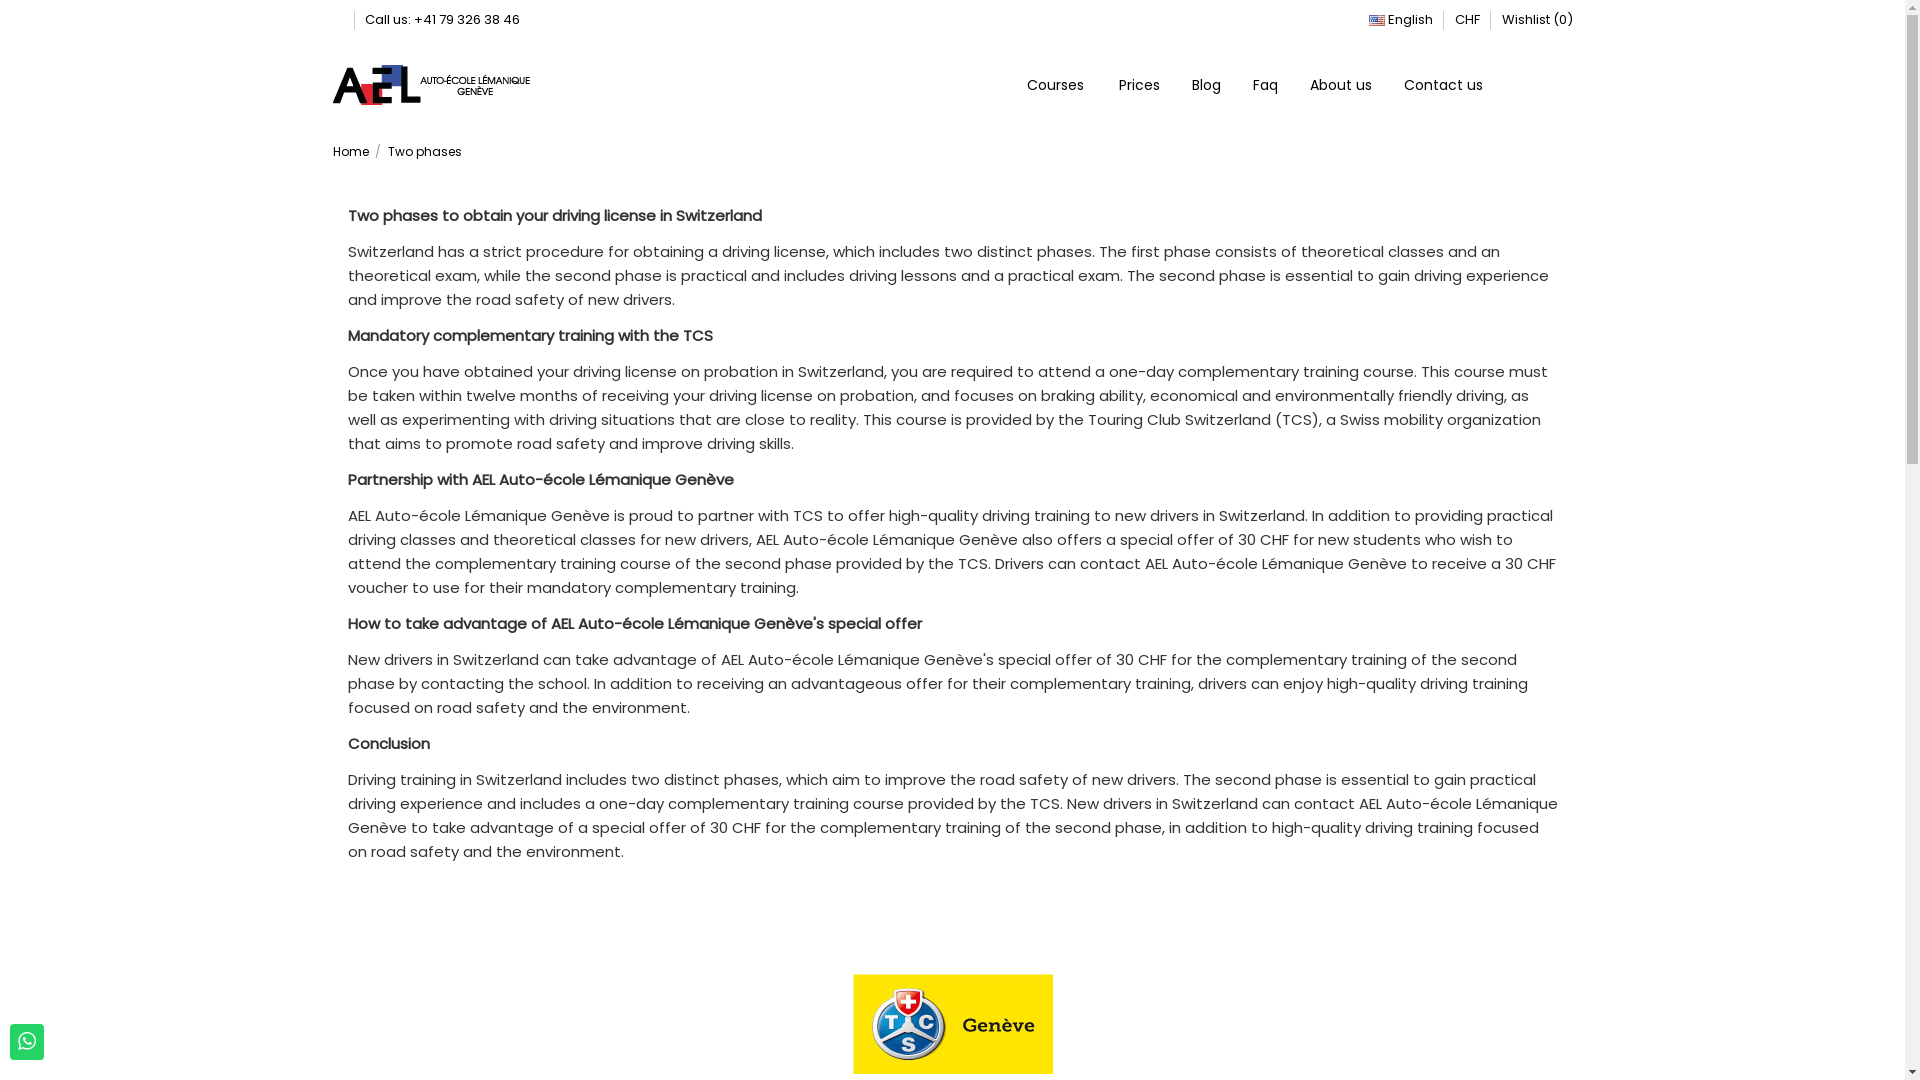 The height and width of the screenshot is (1080, 1920). What do you see at coordinates (1454, 19) in the screenshot?
I see `'CHF'` at bounding box center [1454, 19].